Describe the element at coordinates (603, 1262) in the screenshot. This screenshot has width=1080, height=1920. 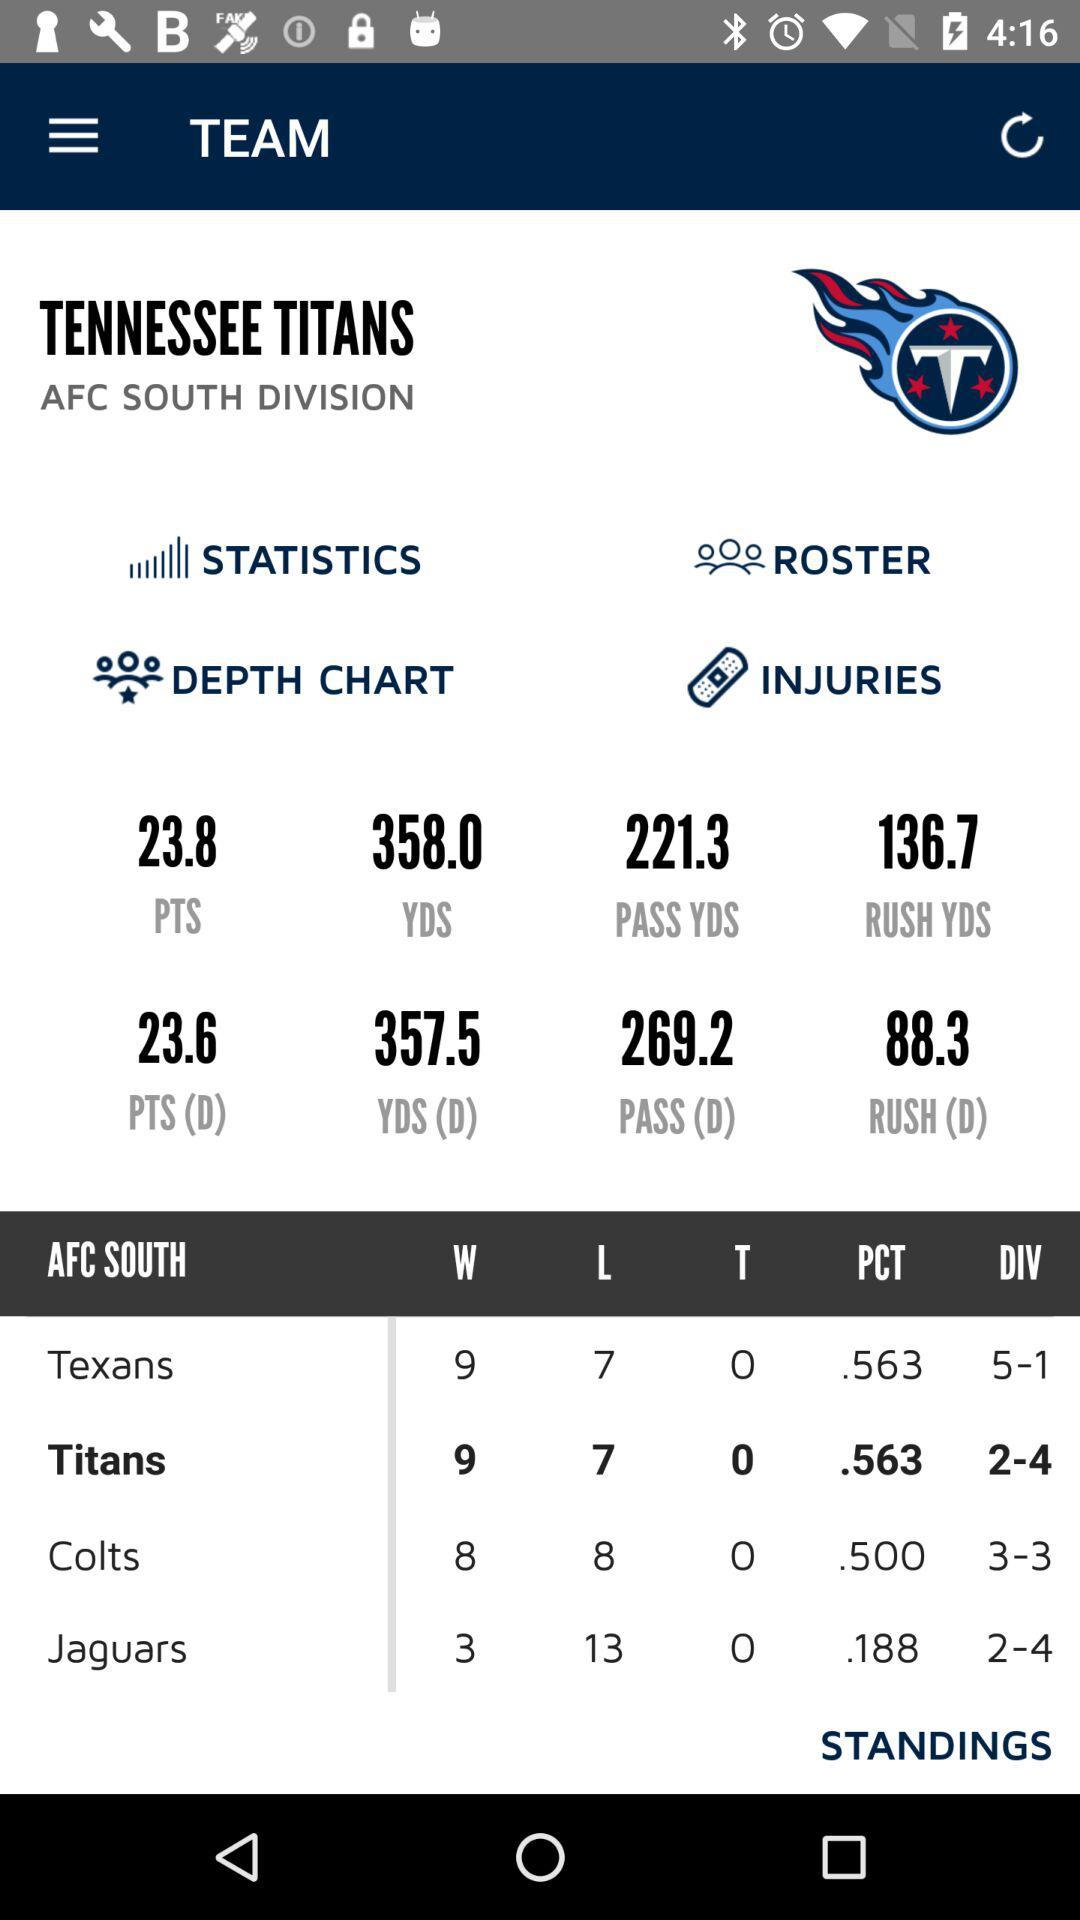
I see `item below the pass (d) icon` at that location.